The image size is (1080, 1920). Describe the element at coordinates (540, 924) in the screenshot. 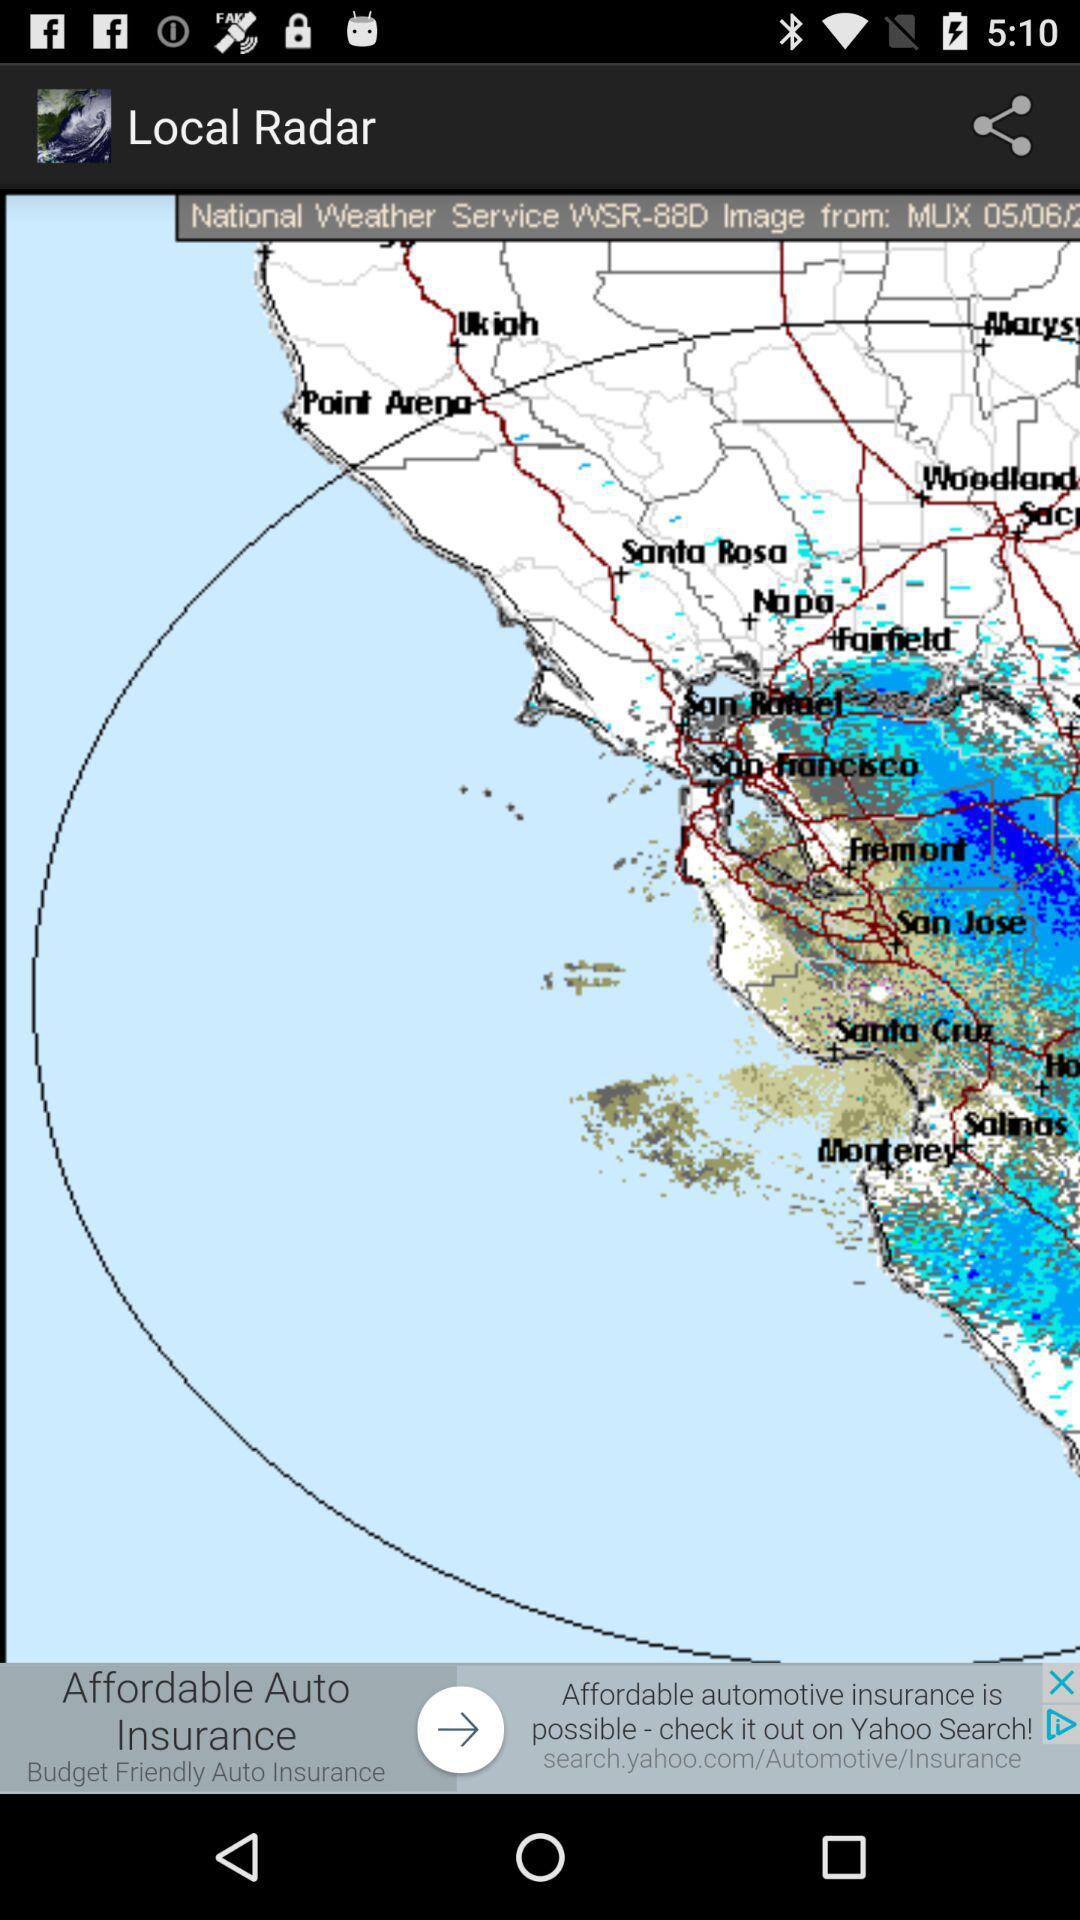

I see `app page` at that location.